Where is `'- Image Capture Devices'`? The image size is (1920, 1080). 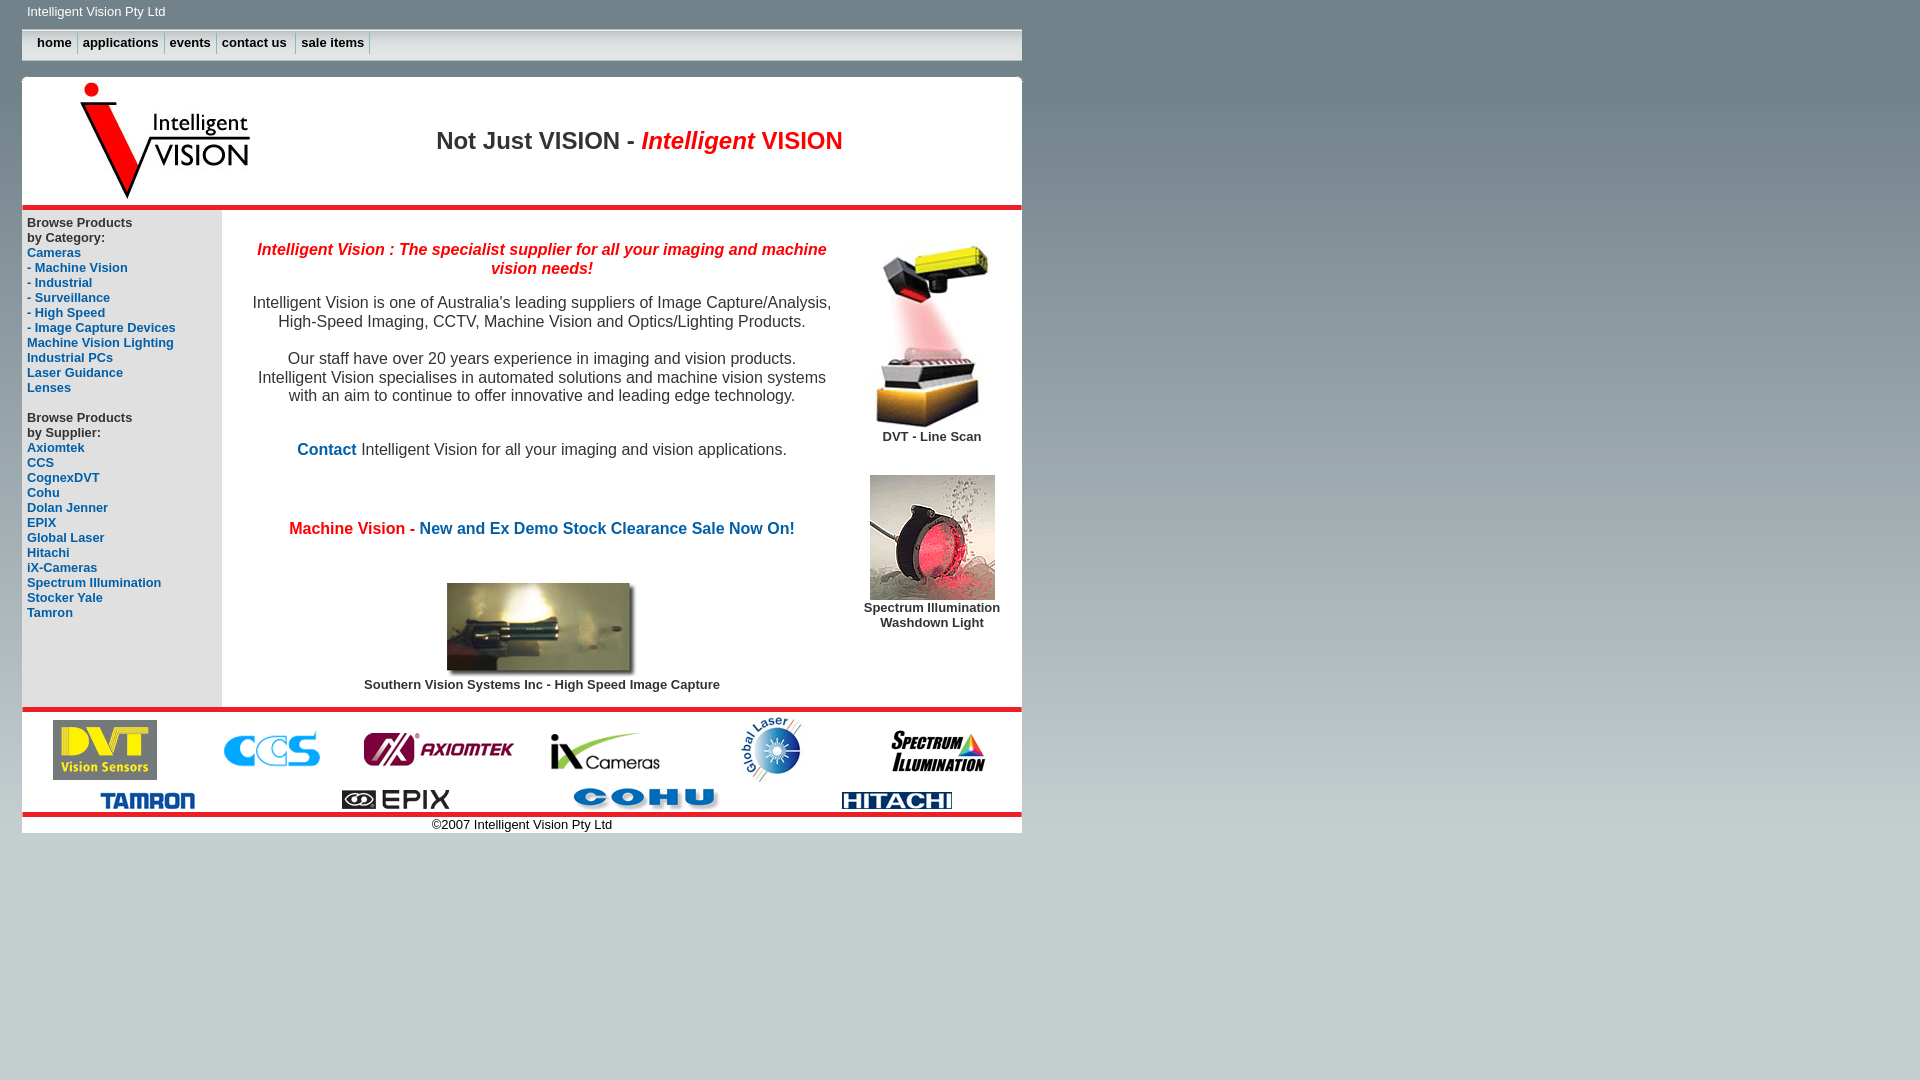
'- Image Capture Devices' is located at coordinates (100, 326).